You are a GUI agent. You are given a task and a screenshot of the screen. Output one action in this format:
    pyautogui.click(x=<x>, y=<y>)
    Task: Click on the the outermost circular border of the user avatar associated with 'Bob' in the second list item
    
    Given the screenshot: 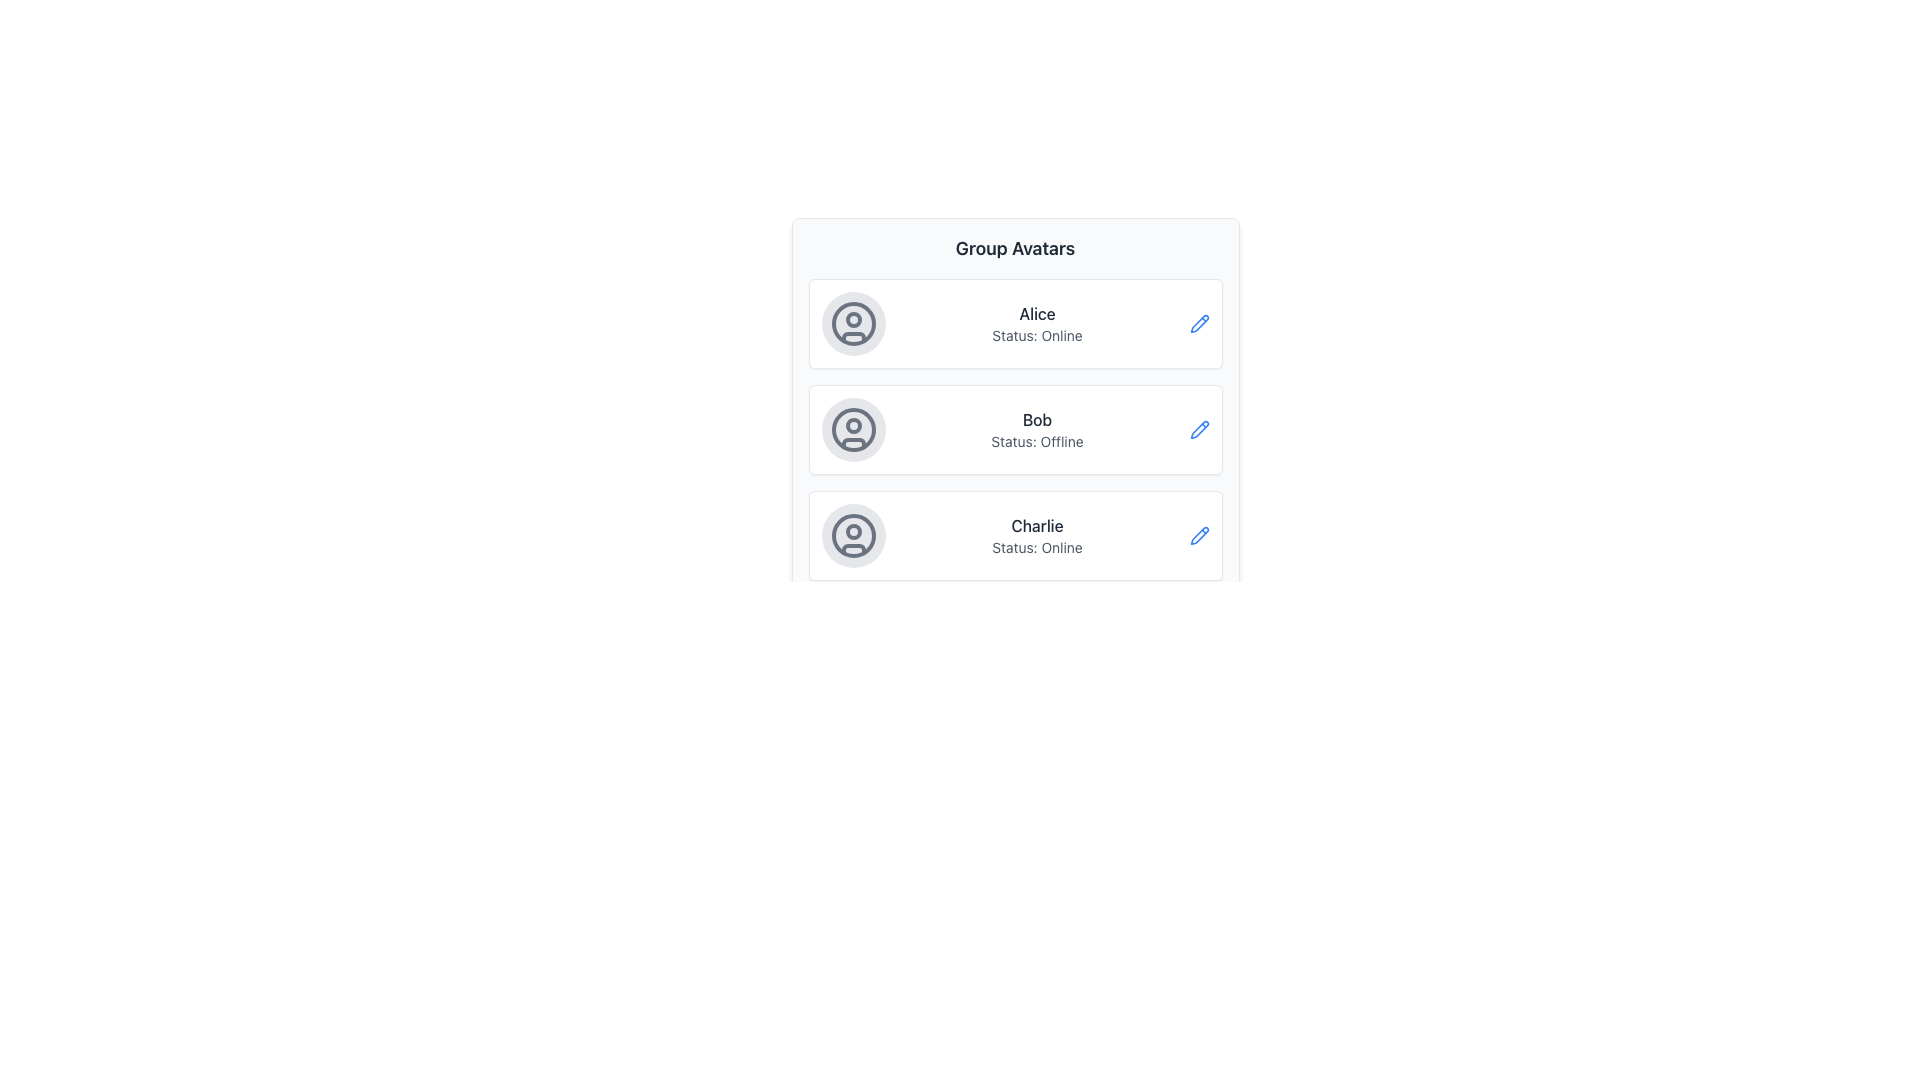 What is the action you would take?
    pyautogui.click(x=853, y=428)
    